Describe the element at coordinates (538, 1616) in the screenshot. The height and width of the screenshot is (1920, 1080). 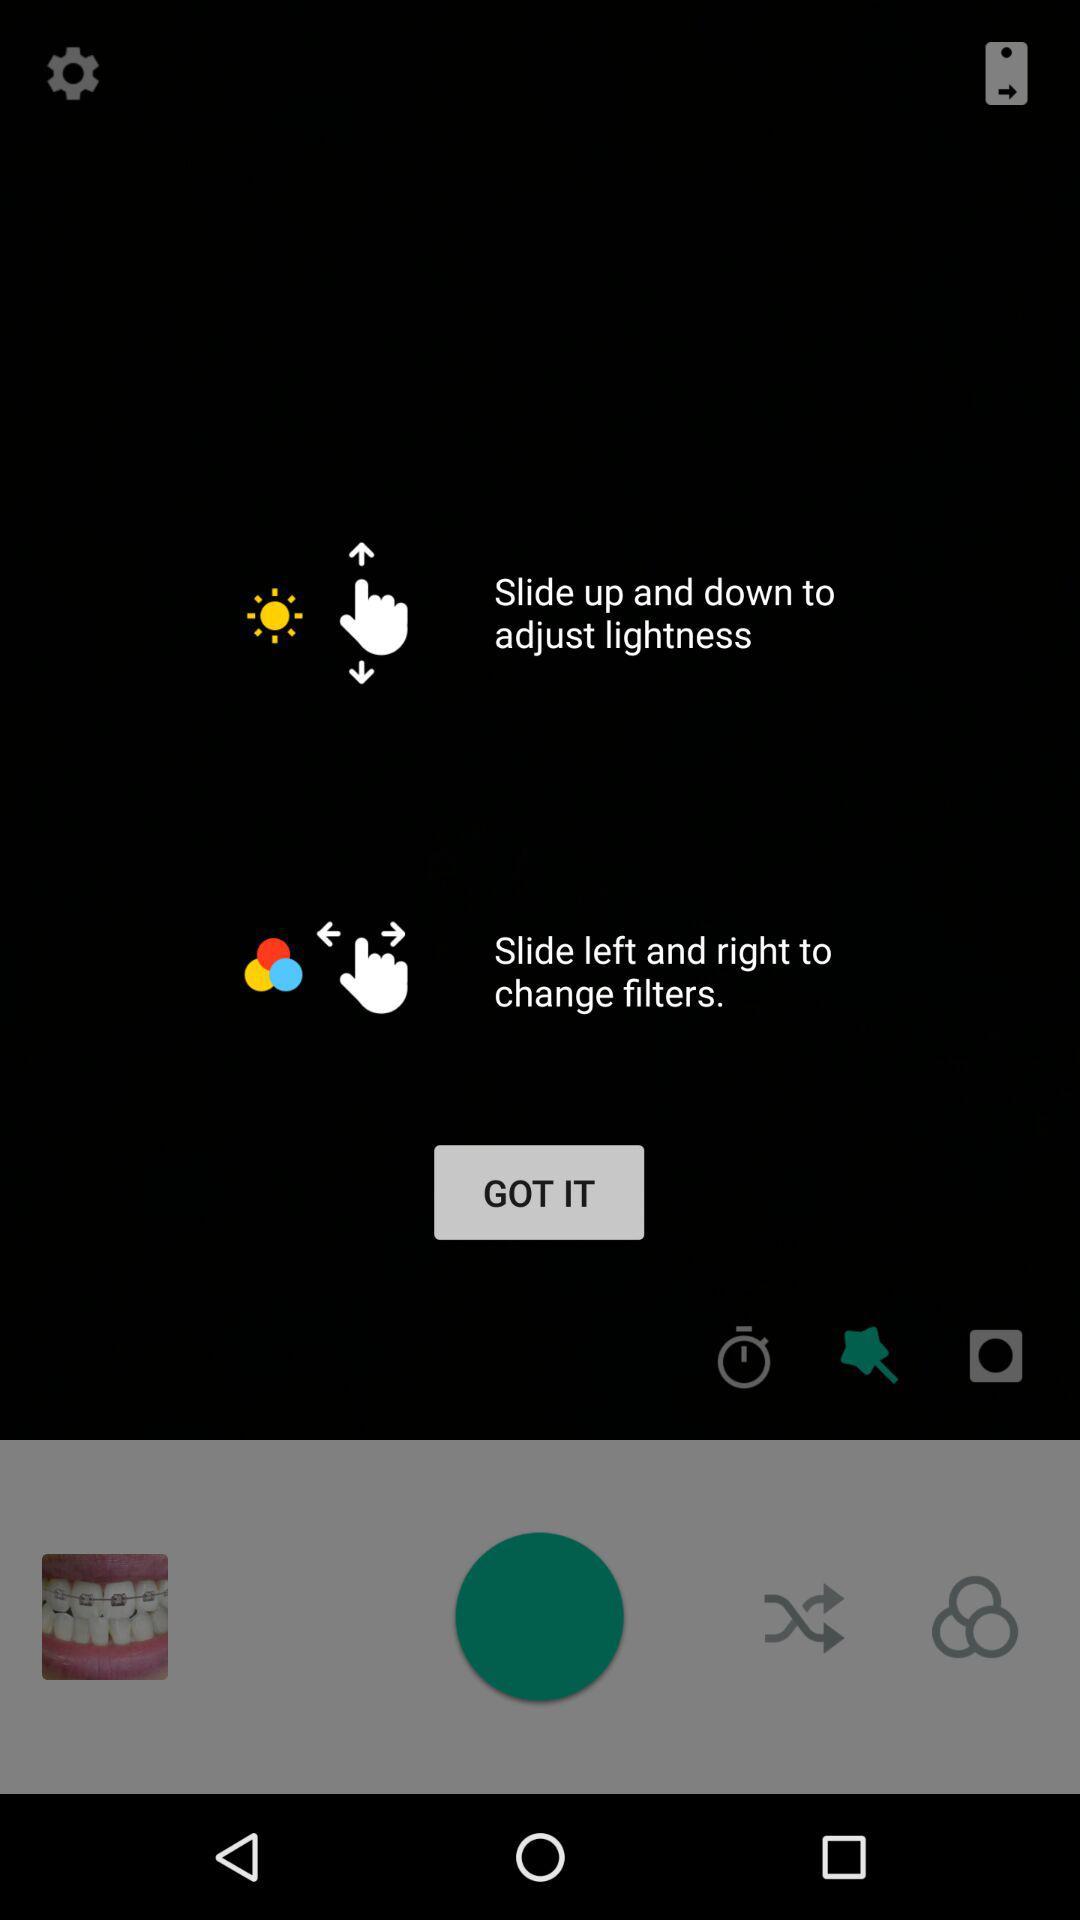
I see `take a picture` at that location.